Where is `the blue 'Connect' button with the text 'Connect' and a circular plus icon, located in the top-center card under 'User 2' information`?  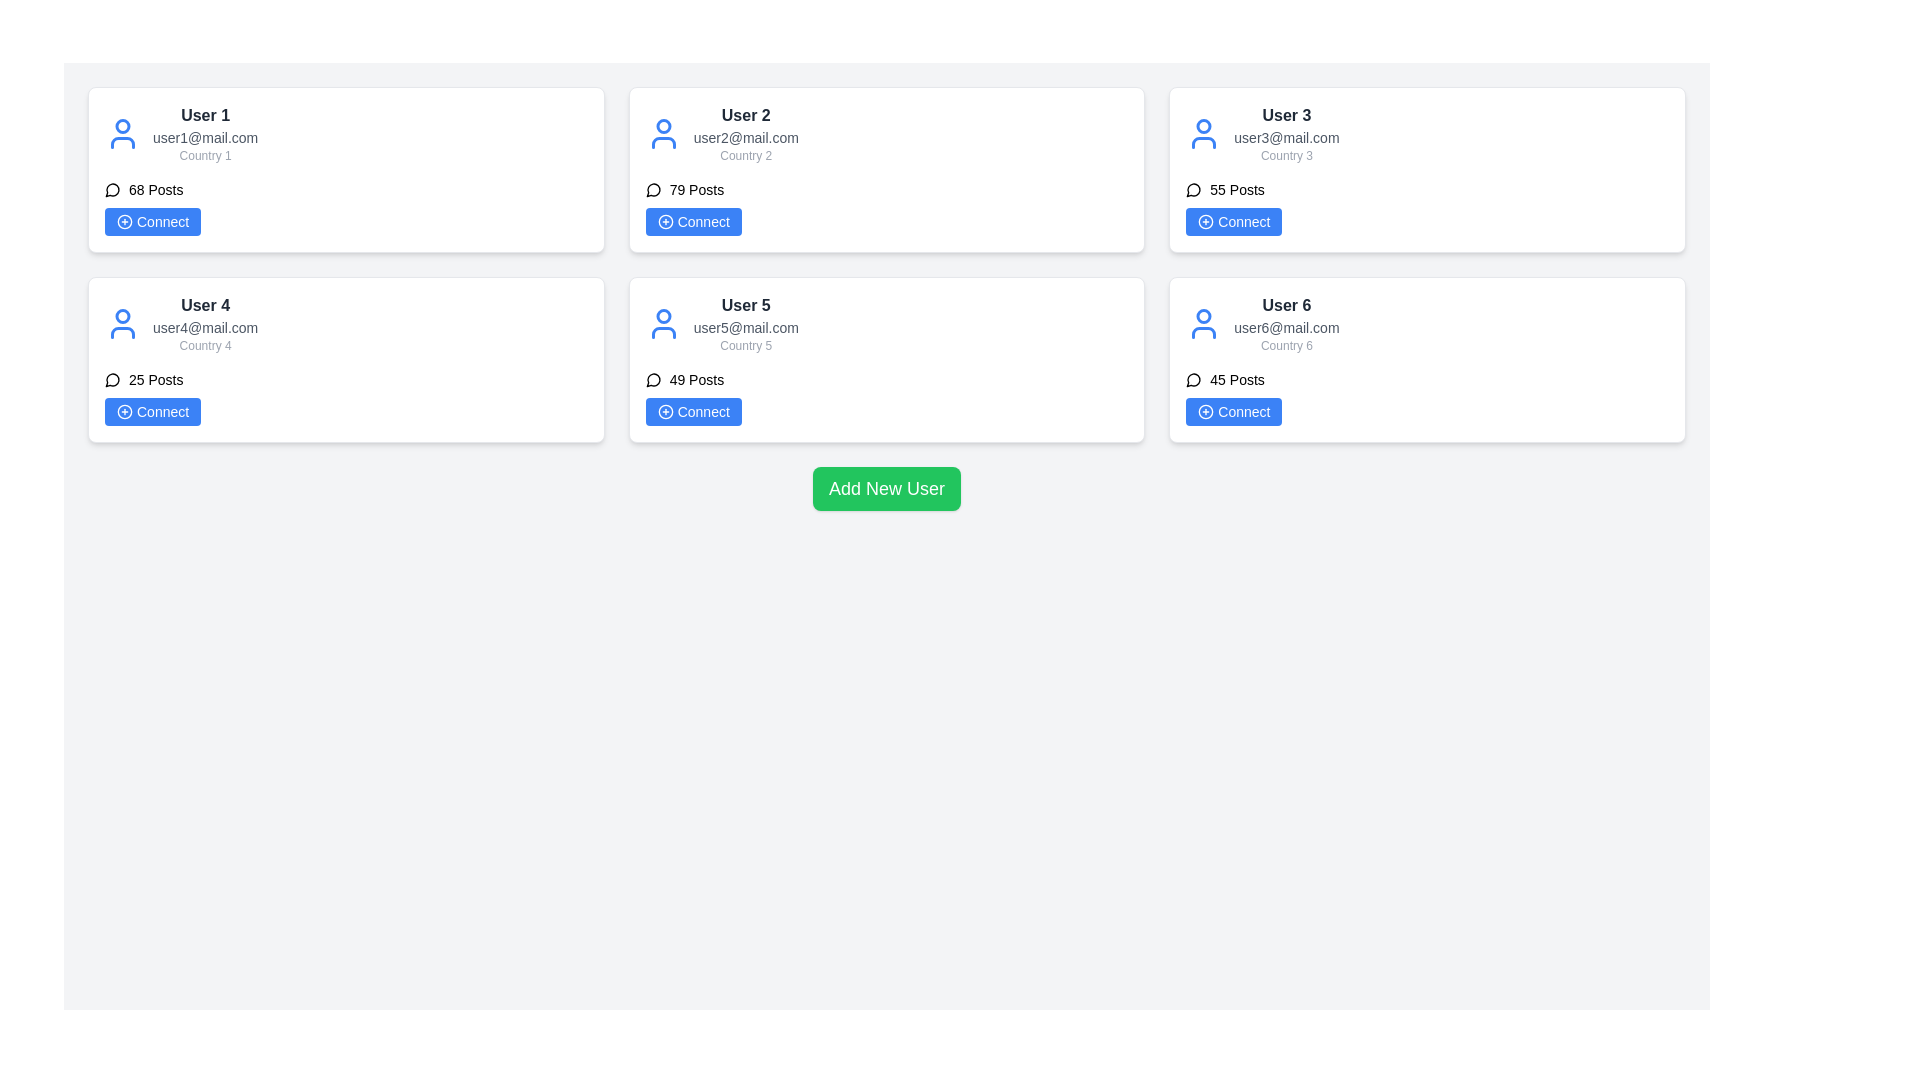 the blue 'Connect' button with the text 'Connect' and a circular plus icon, located in the top-center card under 'User 2' information is located at coordinates (693, 222).